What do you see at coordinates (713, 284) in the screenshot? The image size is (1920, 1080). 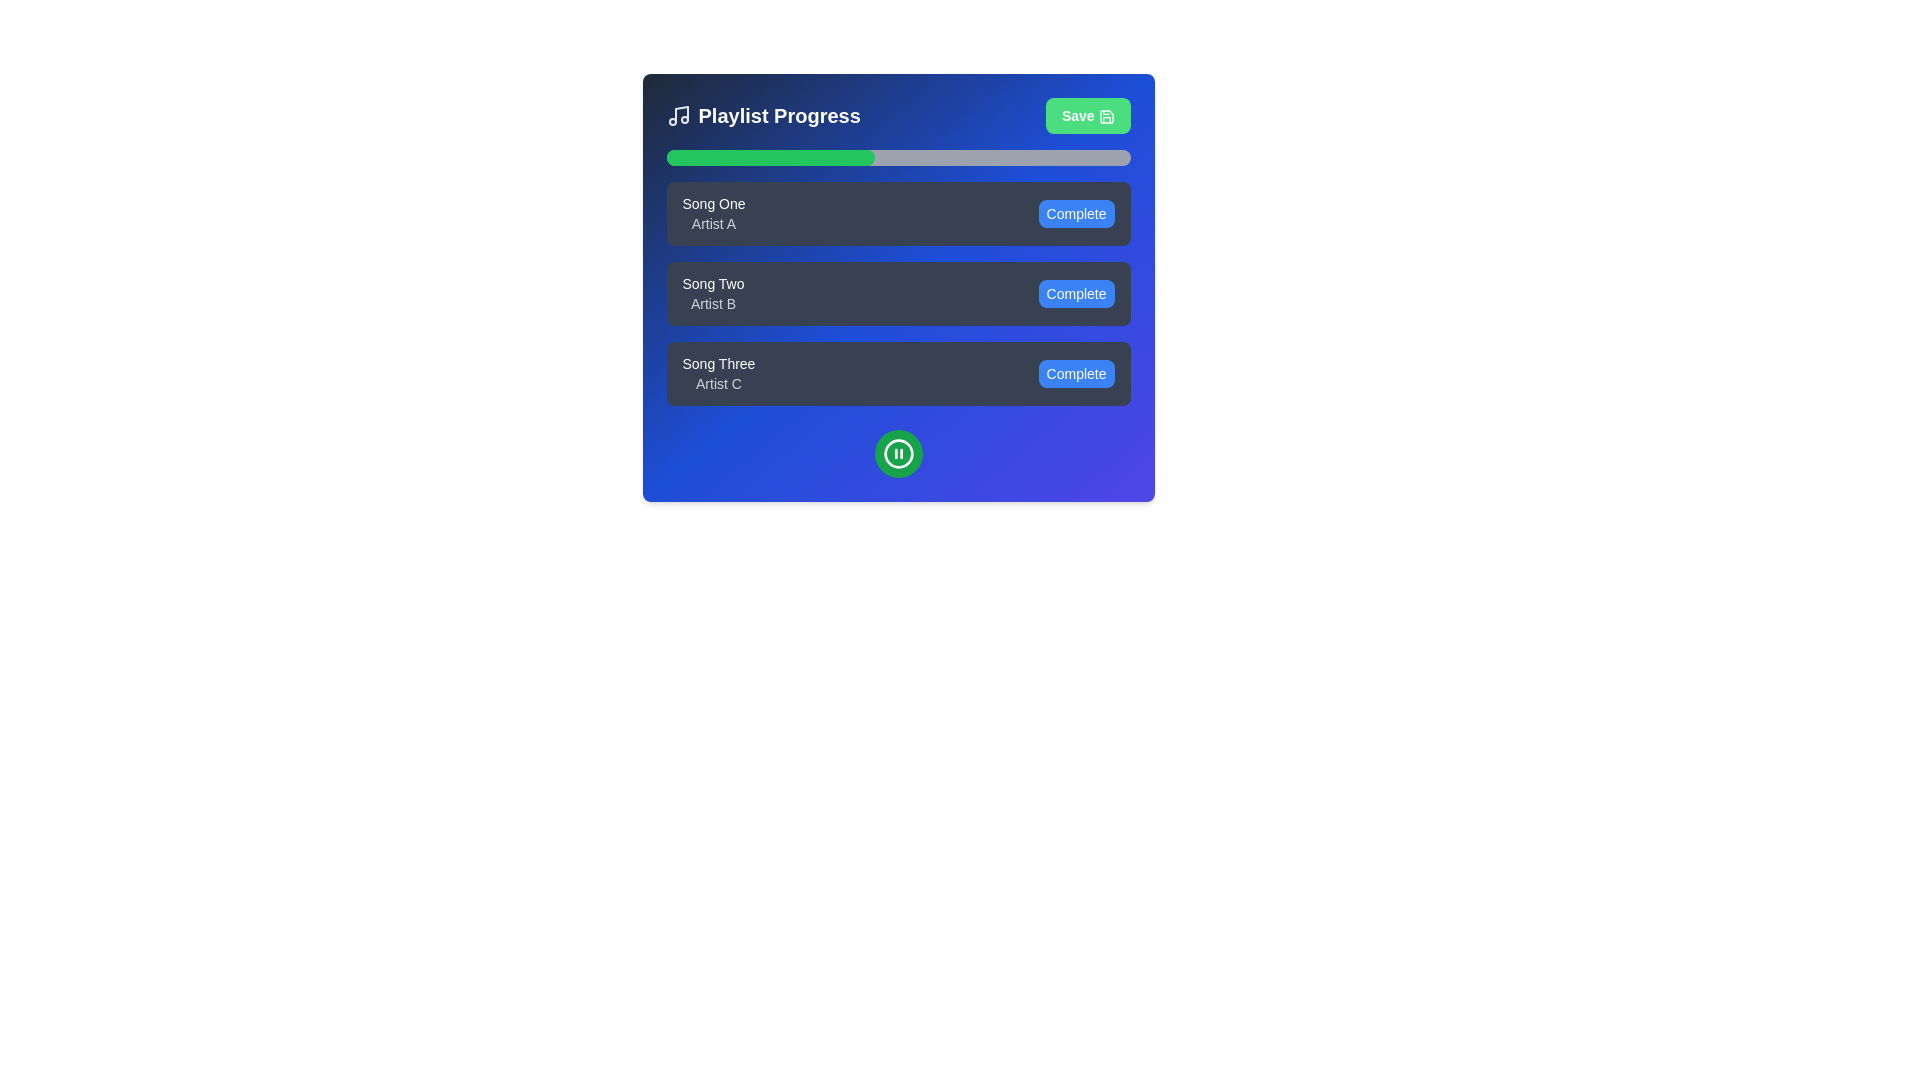 I see `the Text label for the second song entry in the playlist interface, which indicates the song title` at bounding box center [713, 284].